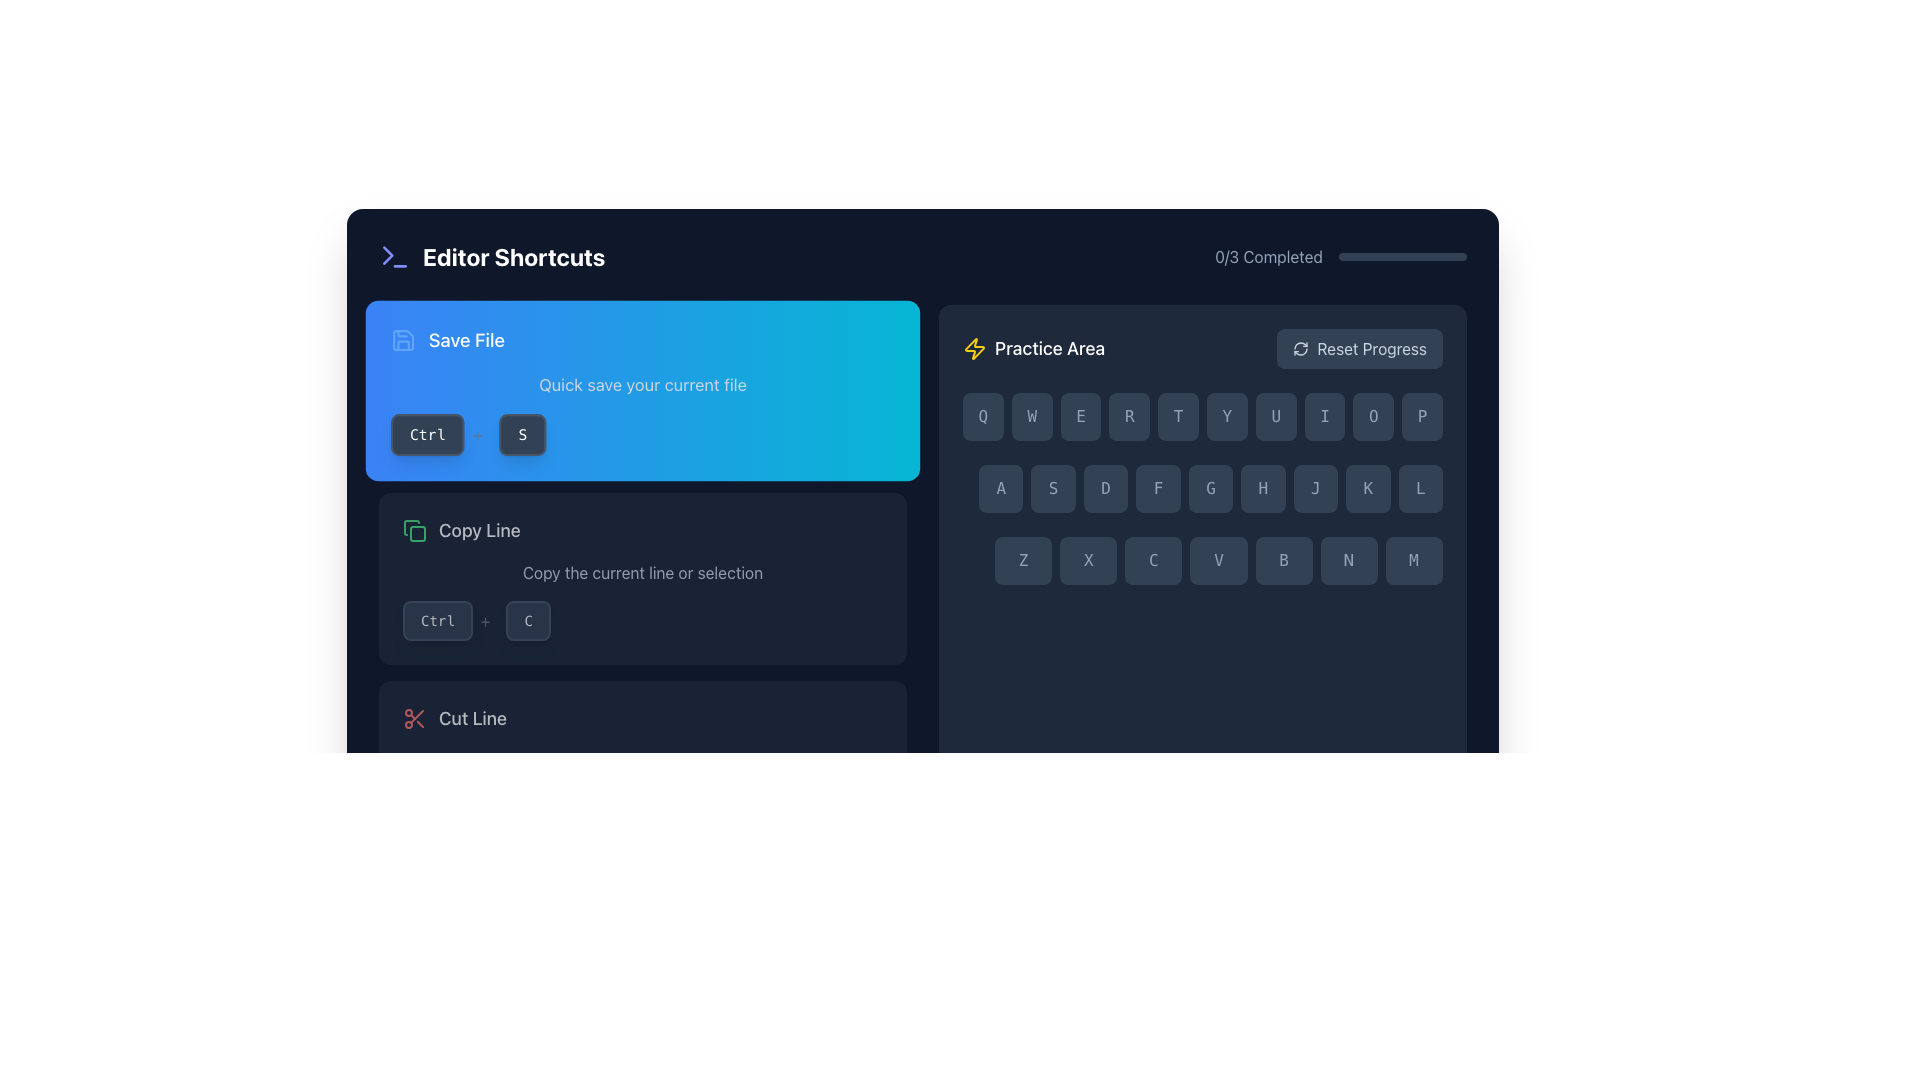 The width and height of the screenshot is (1920, 1080). What do you see at coordinates (1262, 489) in the screenshot?
I see `the button labeled 'H' in the virtual keyboard interface` at bounding box center [1262, 489].